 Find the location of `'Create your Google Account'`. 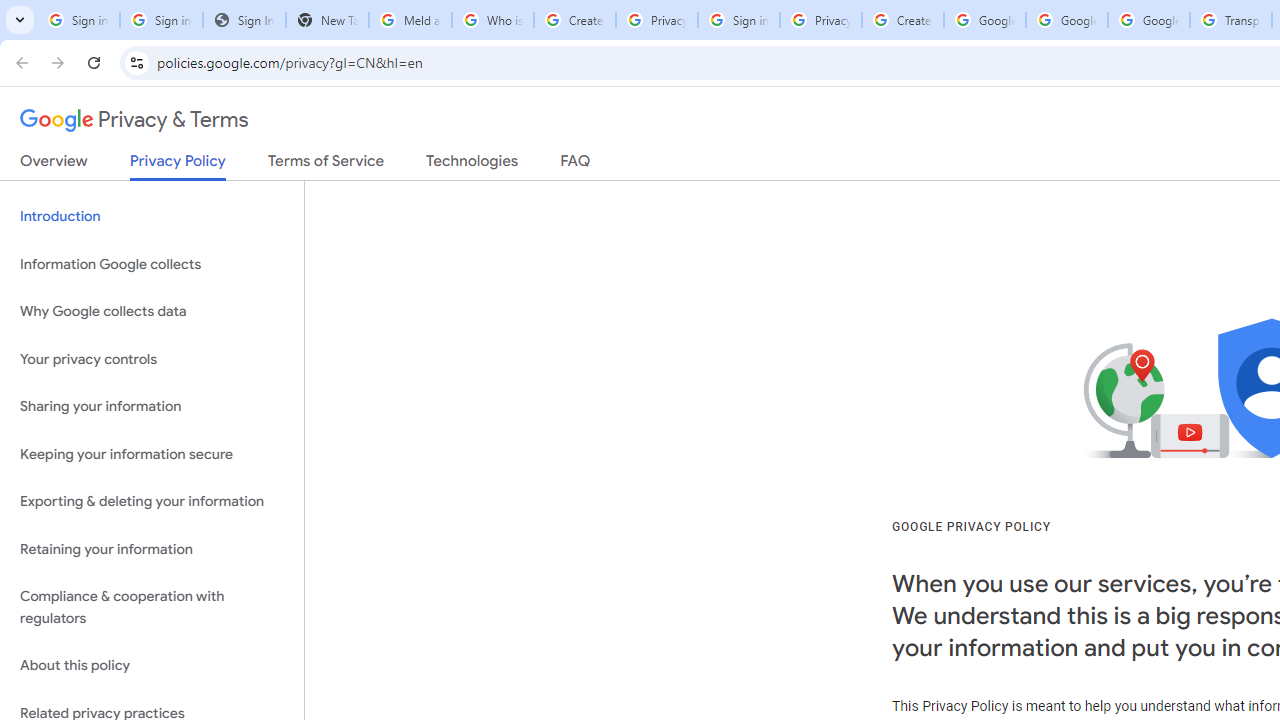

'Create your Google Account' is located at coordinates (902, 20).